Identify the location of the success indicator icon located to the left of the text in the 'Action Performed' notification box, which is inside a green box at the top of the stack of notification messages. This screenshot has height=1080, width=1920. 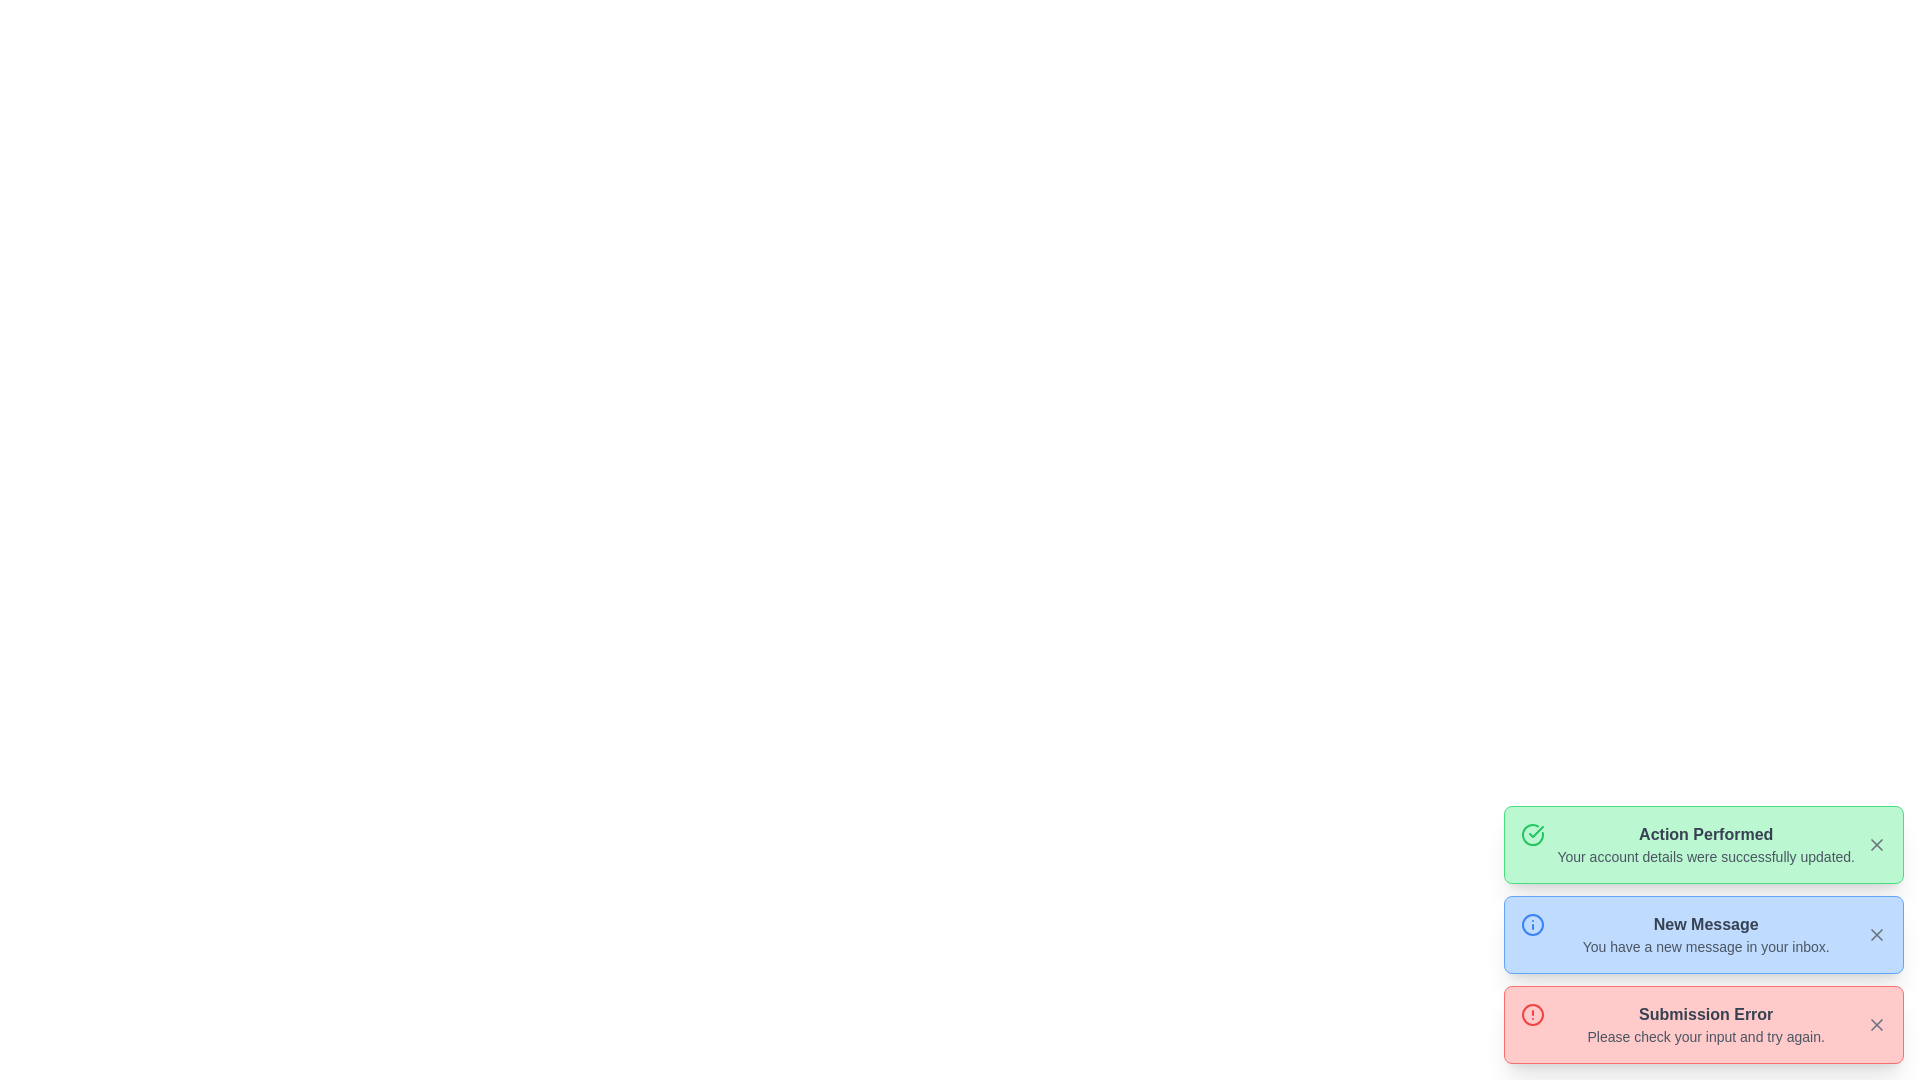
(1532, 844).